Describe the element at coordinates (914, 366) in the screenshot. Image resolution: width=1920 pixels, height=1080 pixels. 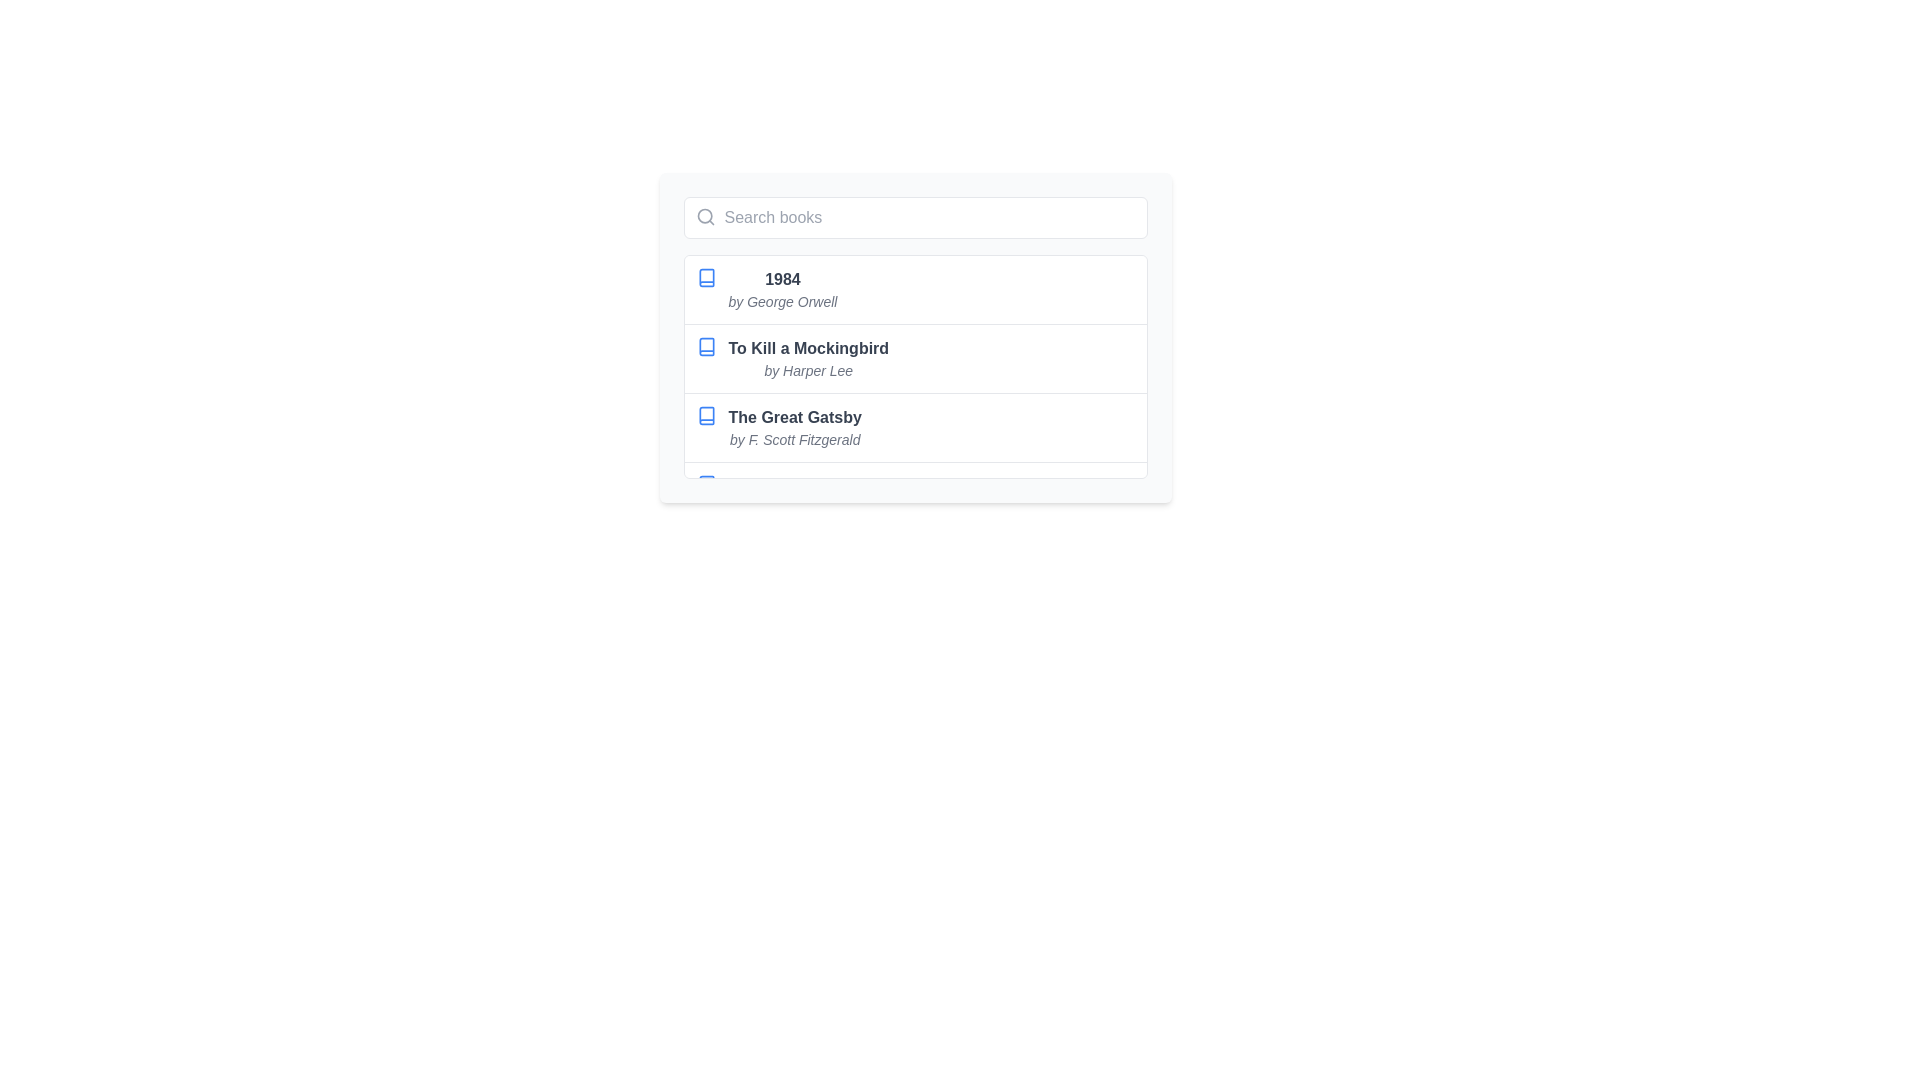
I see `the second item in the scrollable list, which is styled with a bold book title and an italic author name` at that location.